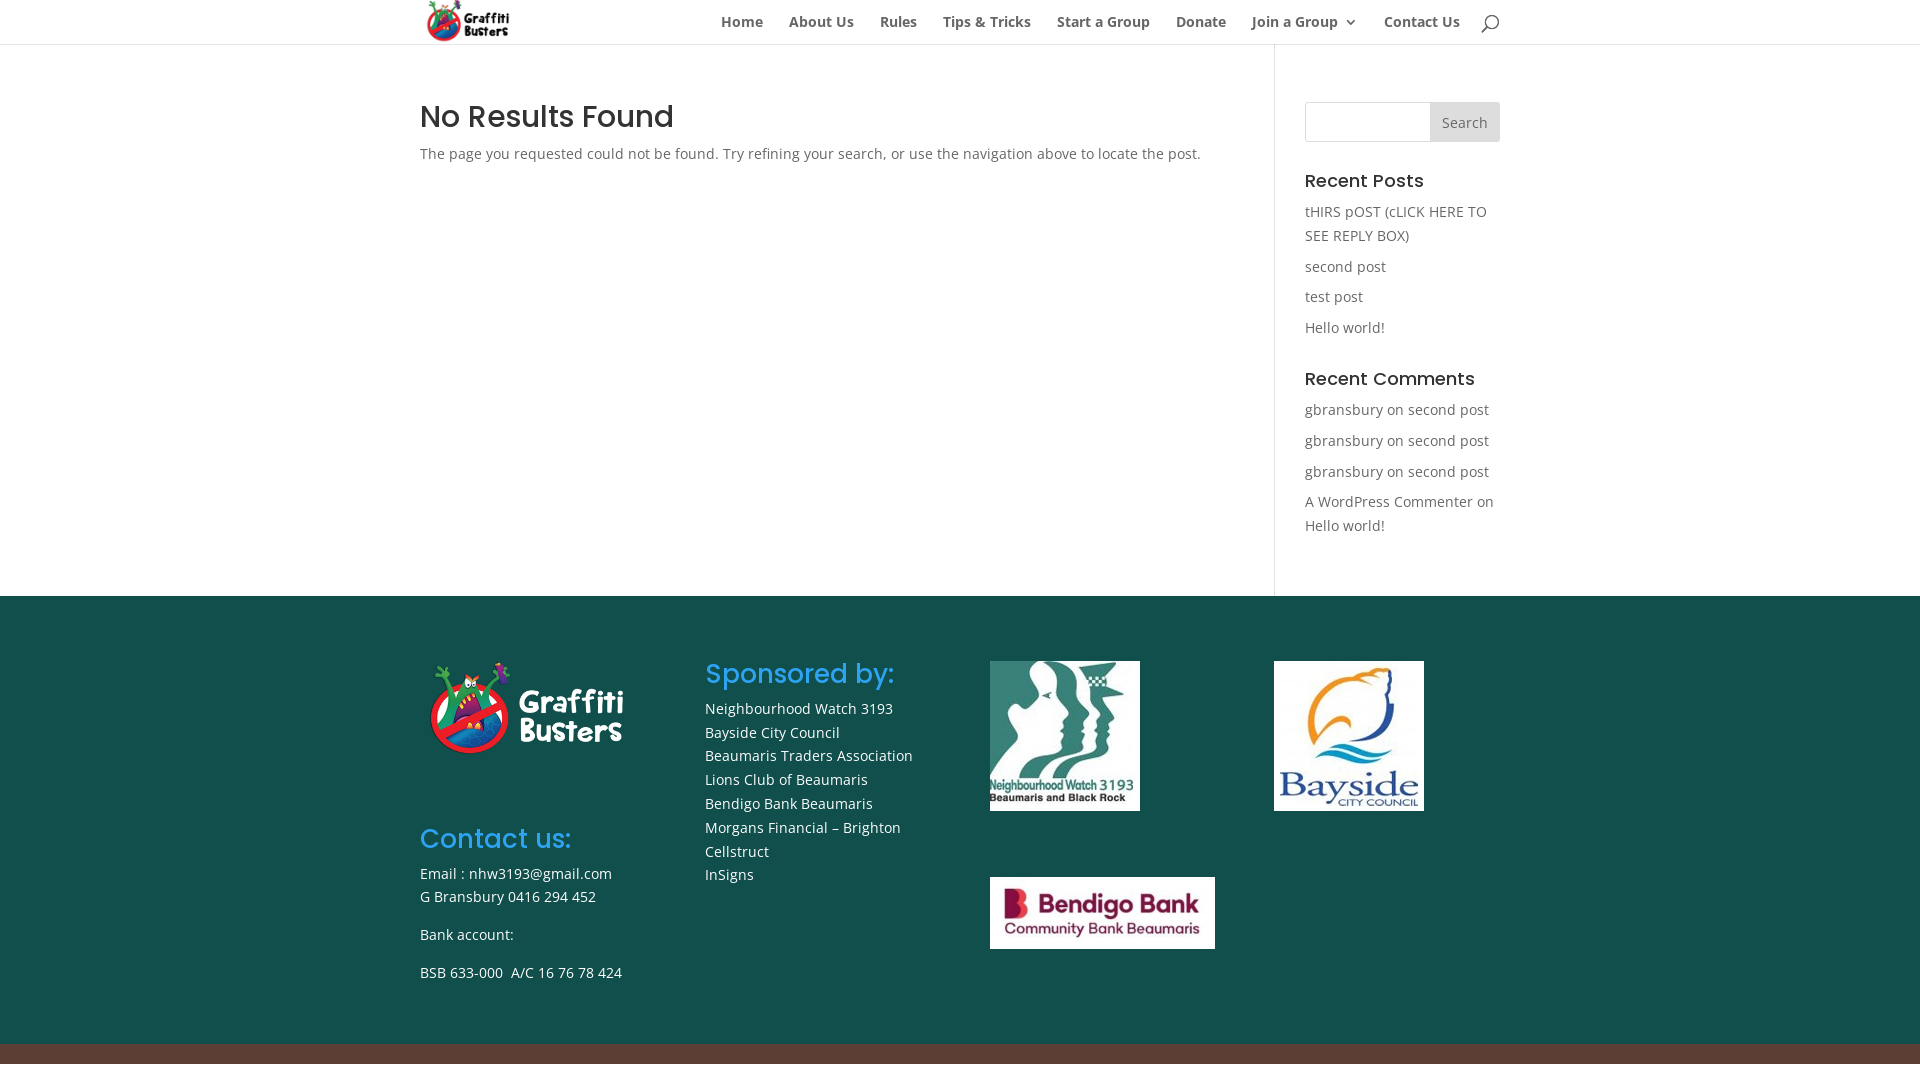  Describe the element at coordinates (1420, 29) in the screenshot. I see `'Contact Us'` at that location.